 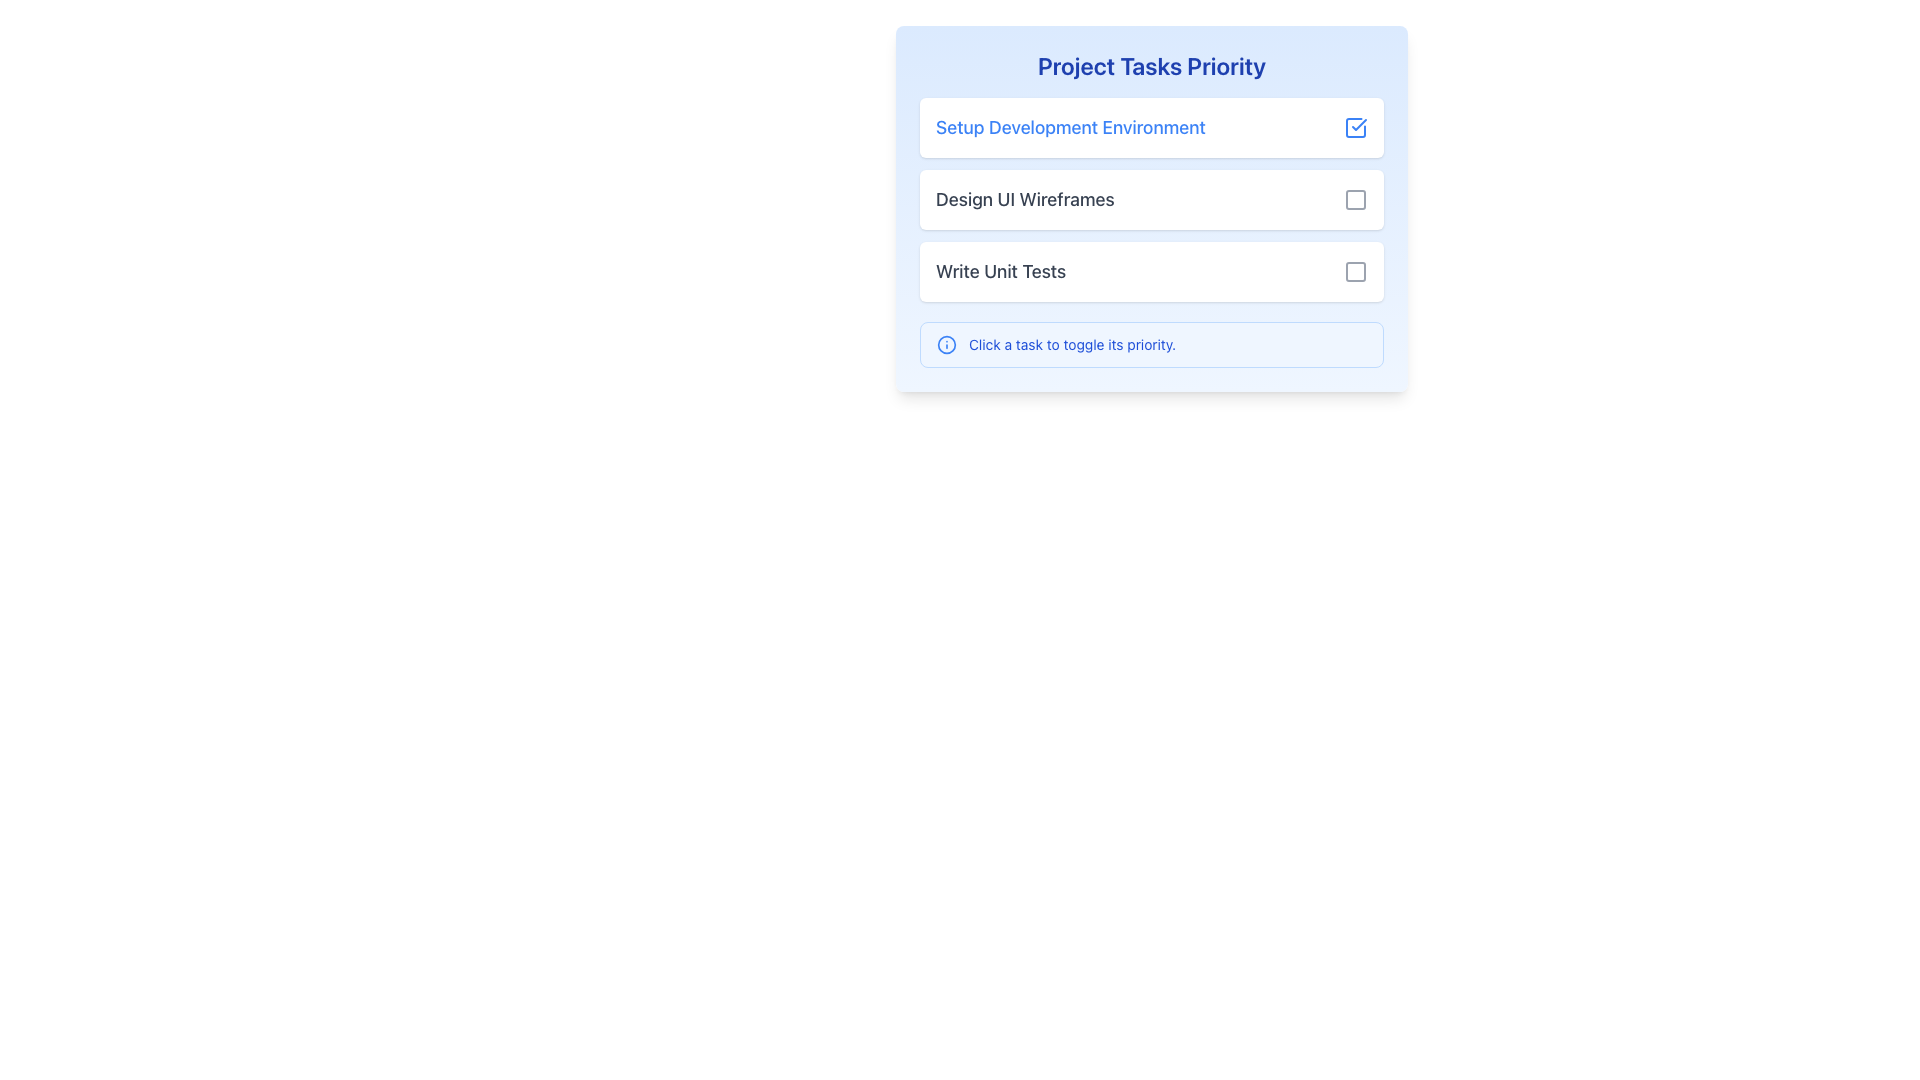 What do you see at coordinates (945, 343) in the screenshot?
I see `the graphical element that visually represents part of an informational icon located within the 'Project Tasks Priority' panel, positioned to the left of the descriptive text` at bounding box center [945, 343].